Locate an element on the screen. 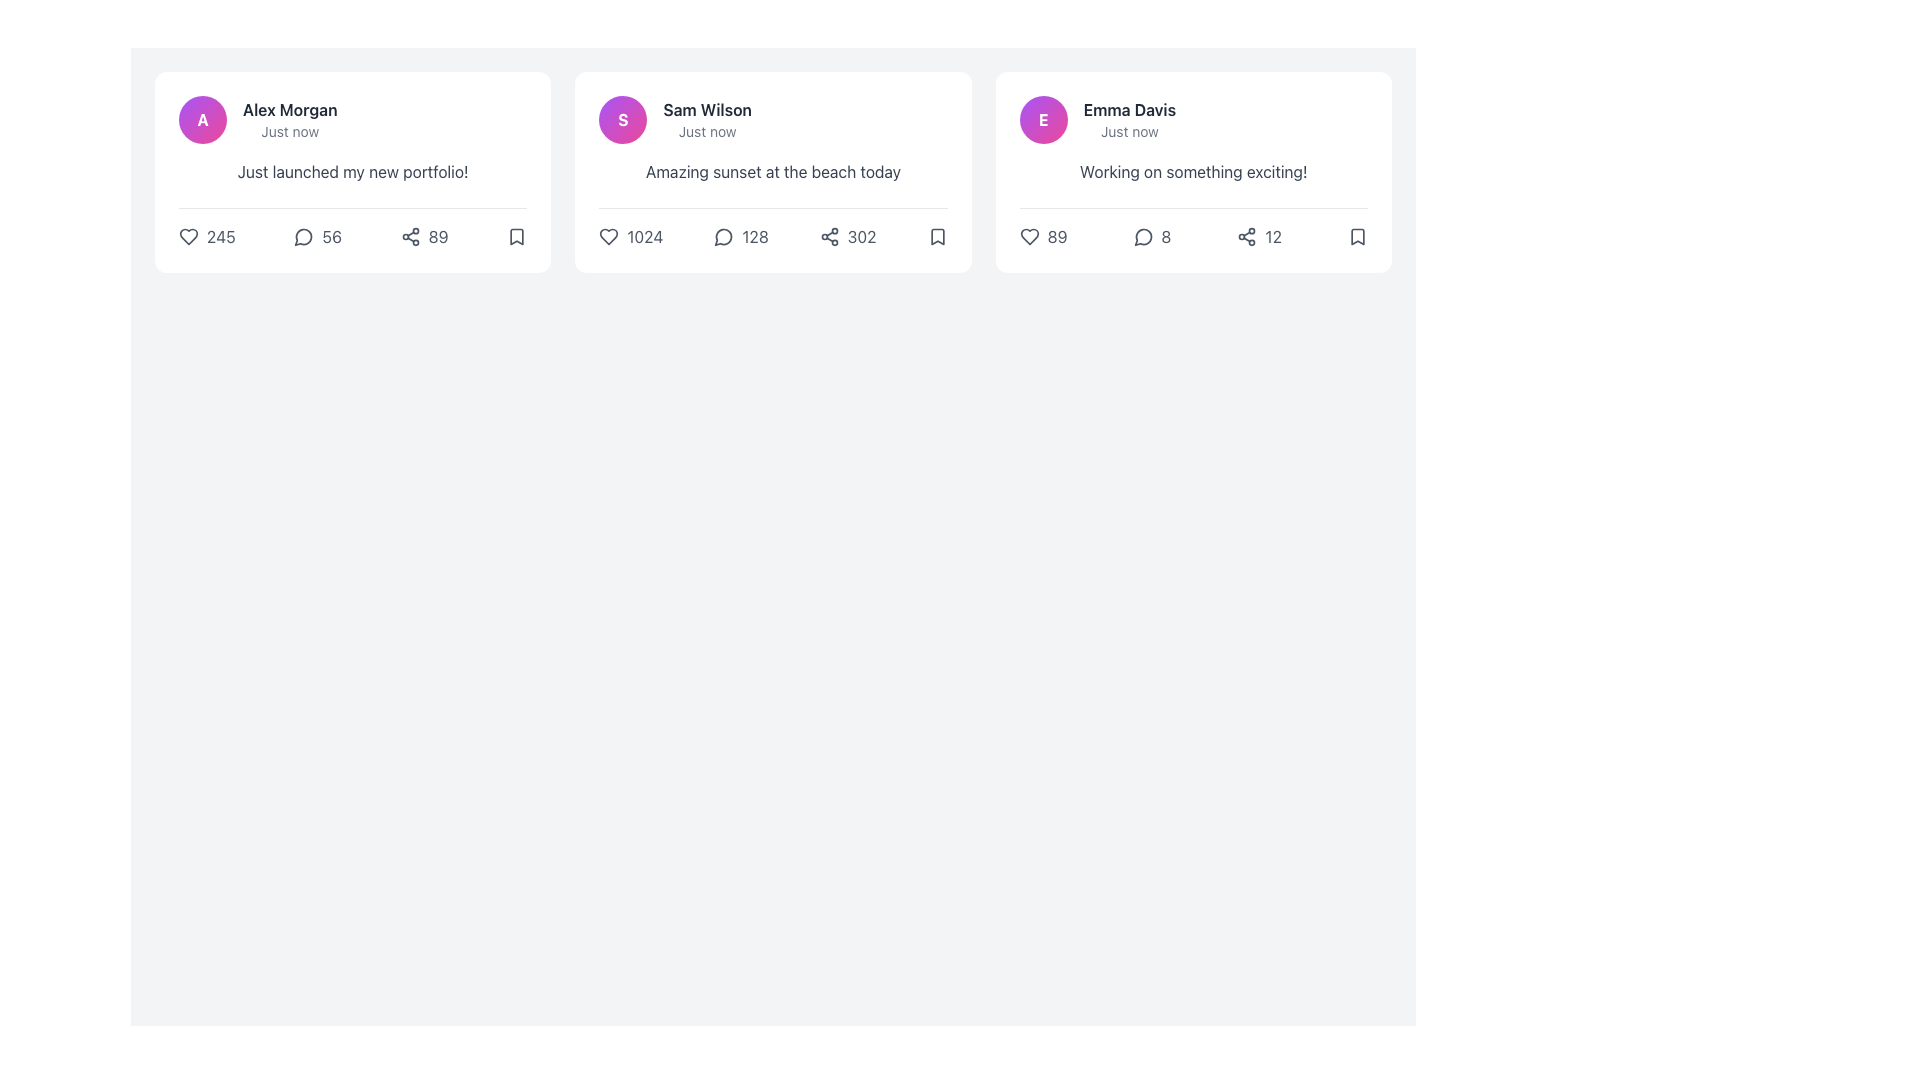  text from the label displaying 'Alex Morgan' in bold dark gray, located at the top-left corner of the first card is located at coordinates (289, 110).